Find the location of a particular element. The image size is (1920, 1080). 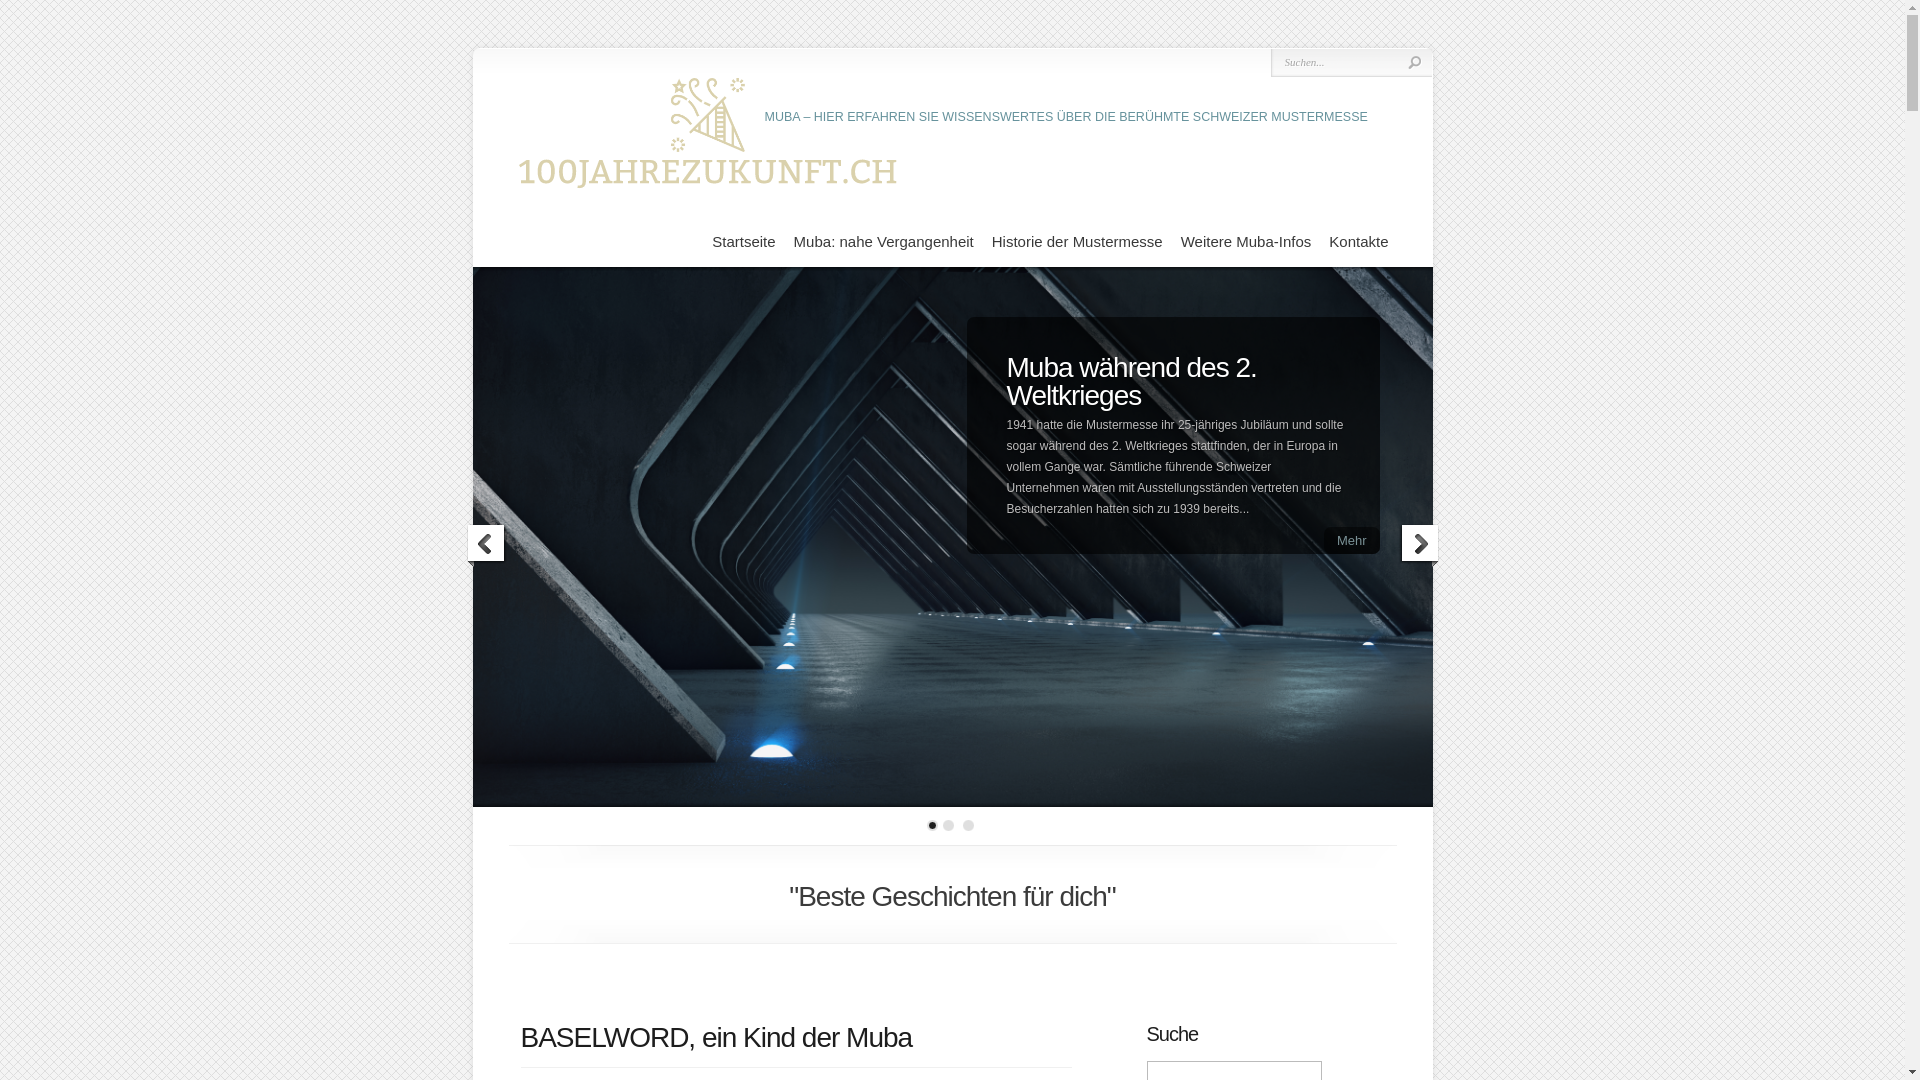

'Kontakte' is located at coordinates (1329, 241).